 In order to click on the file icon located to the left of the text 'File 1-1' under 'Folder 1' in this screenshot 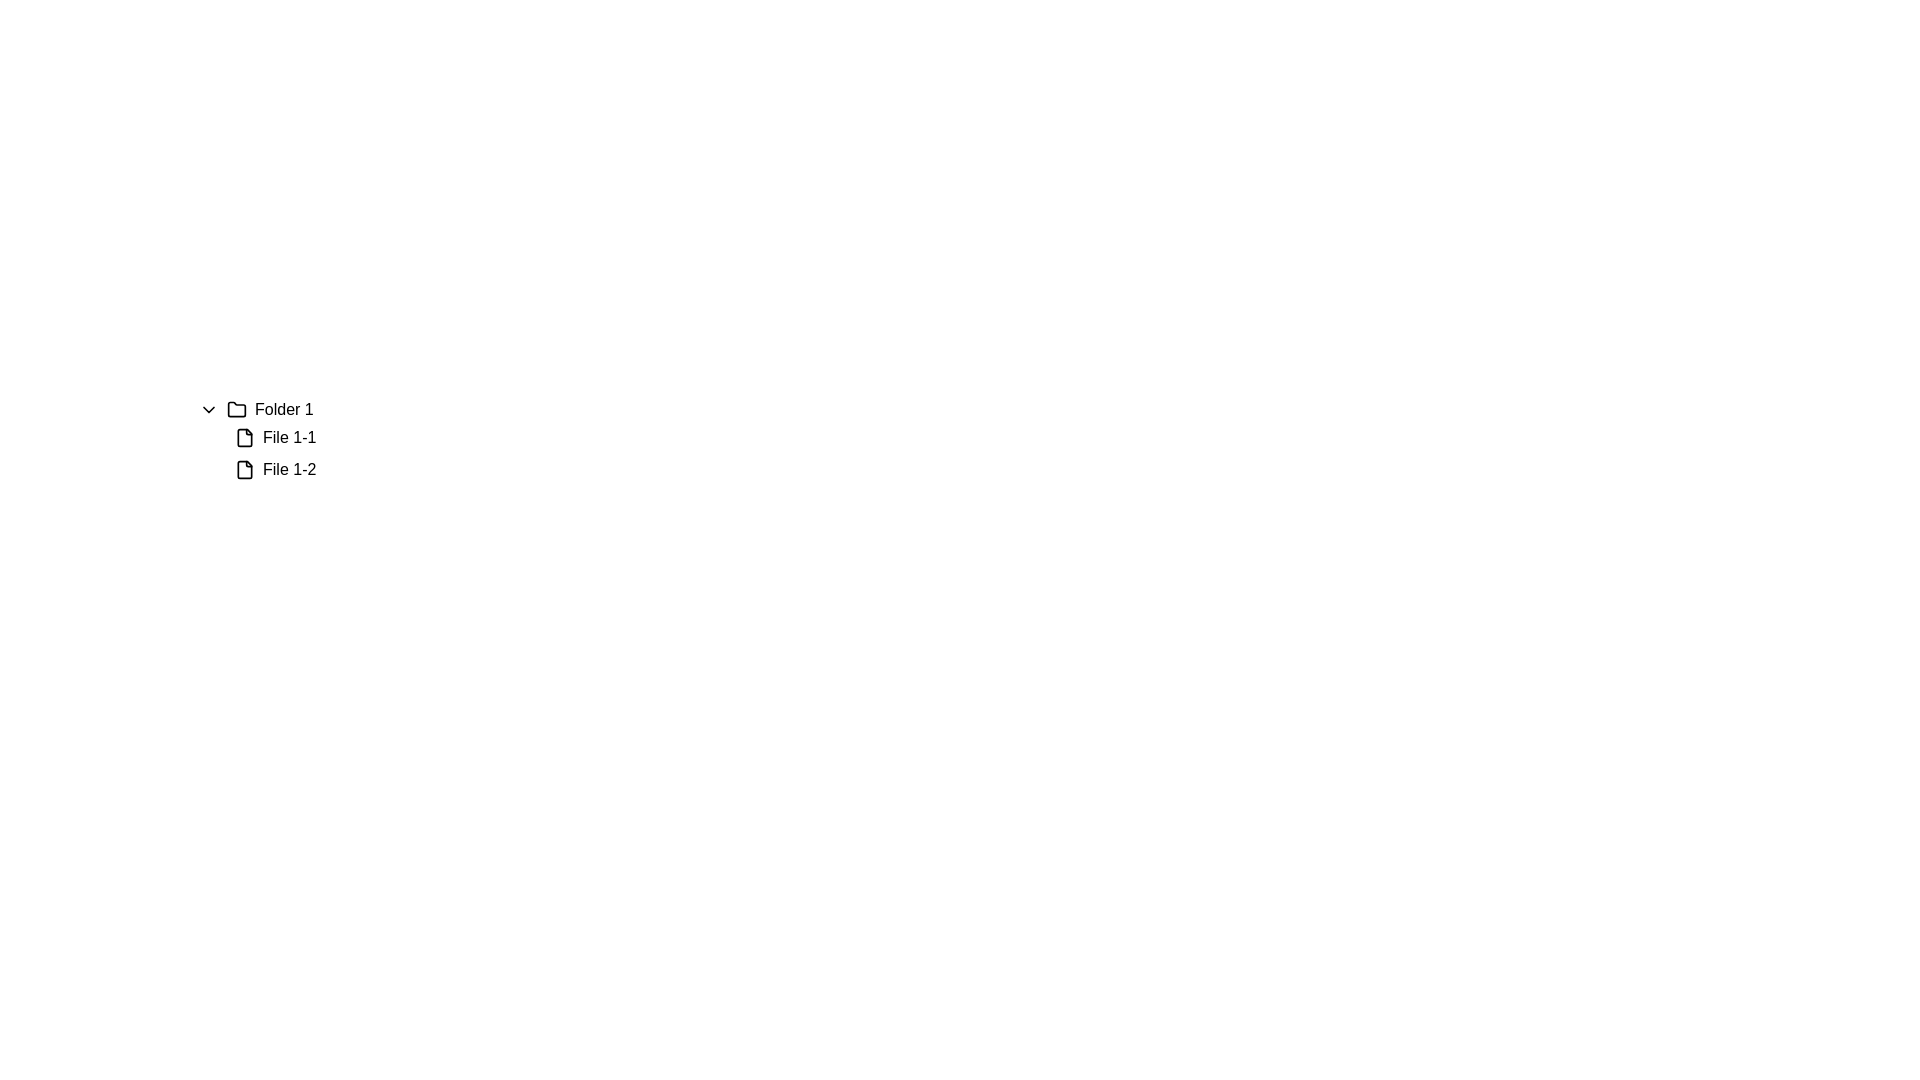, I will do `click(243, 437)`.